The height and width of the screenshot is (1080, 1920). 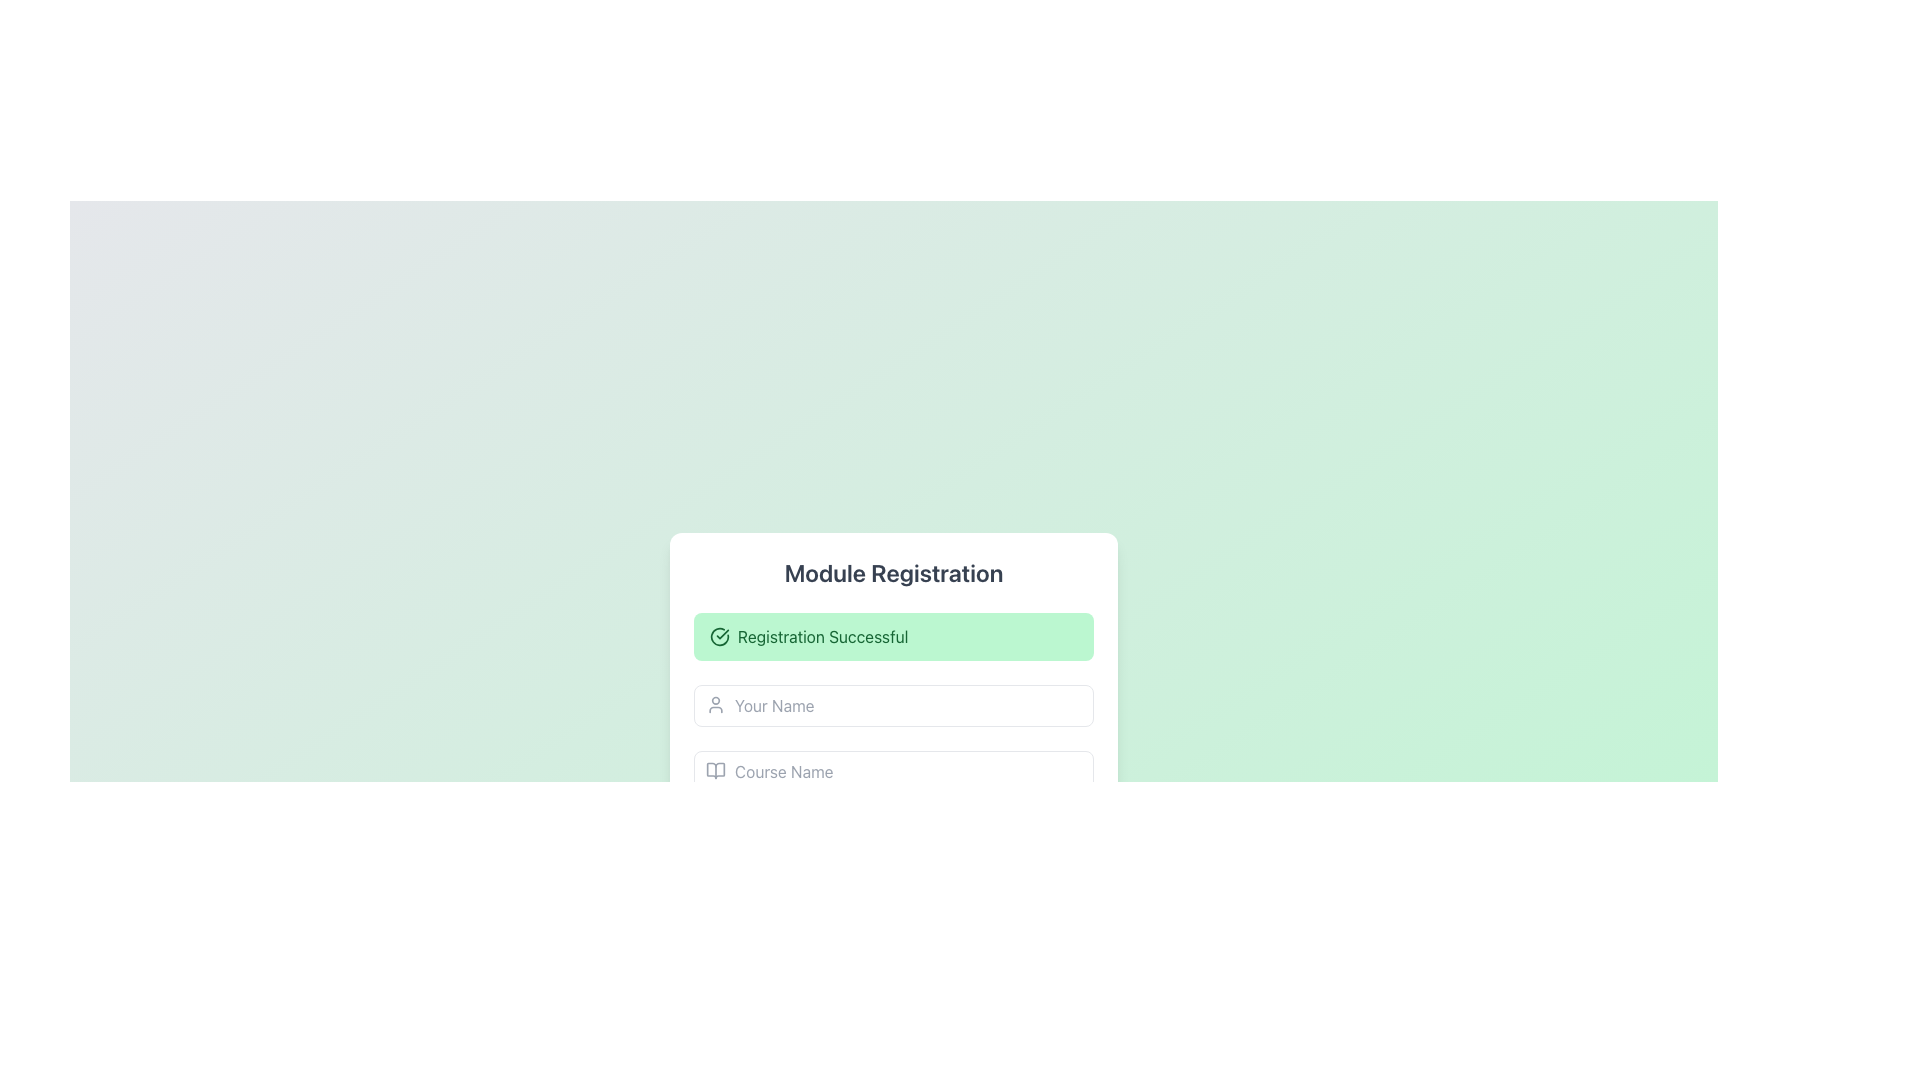 I want to click on the open book icon, which is located to the left of the 'Course Name' text field and is characterized by its symmetrical outline and subtle gray color, so click(x=715, y=770).